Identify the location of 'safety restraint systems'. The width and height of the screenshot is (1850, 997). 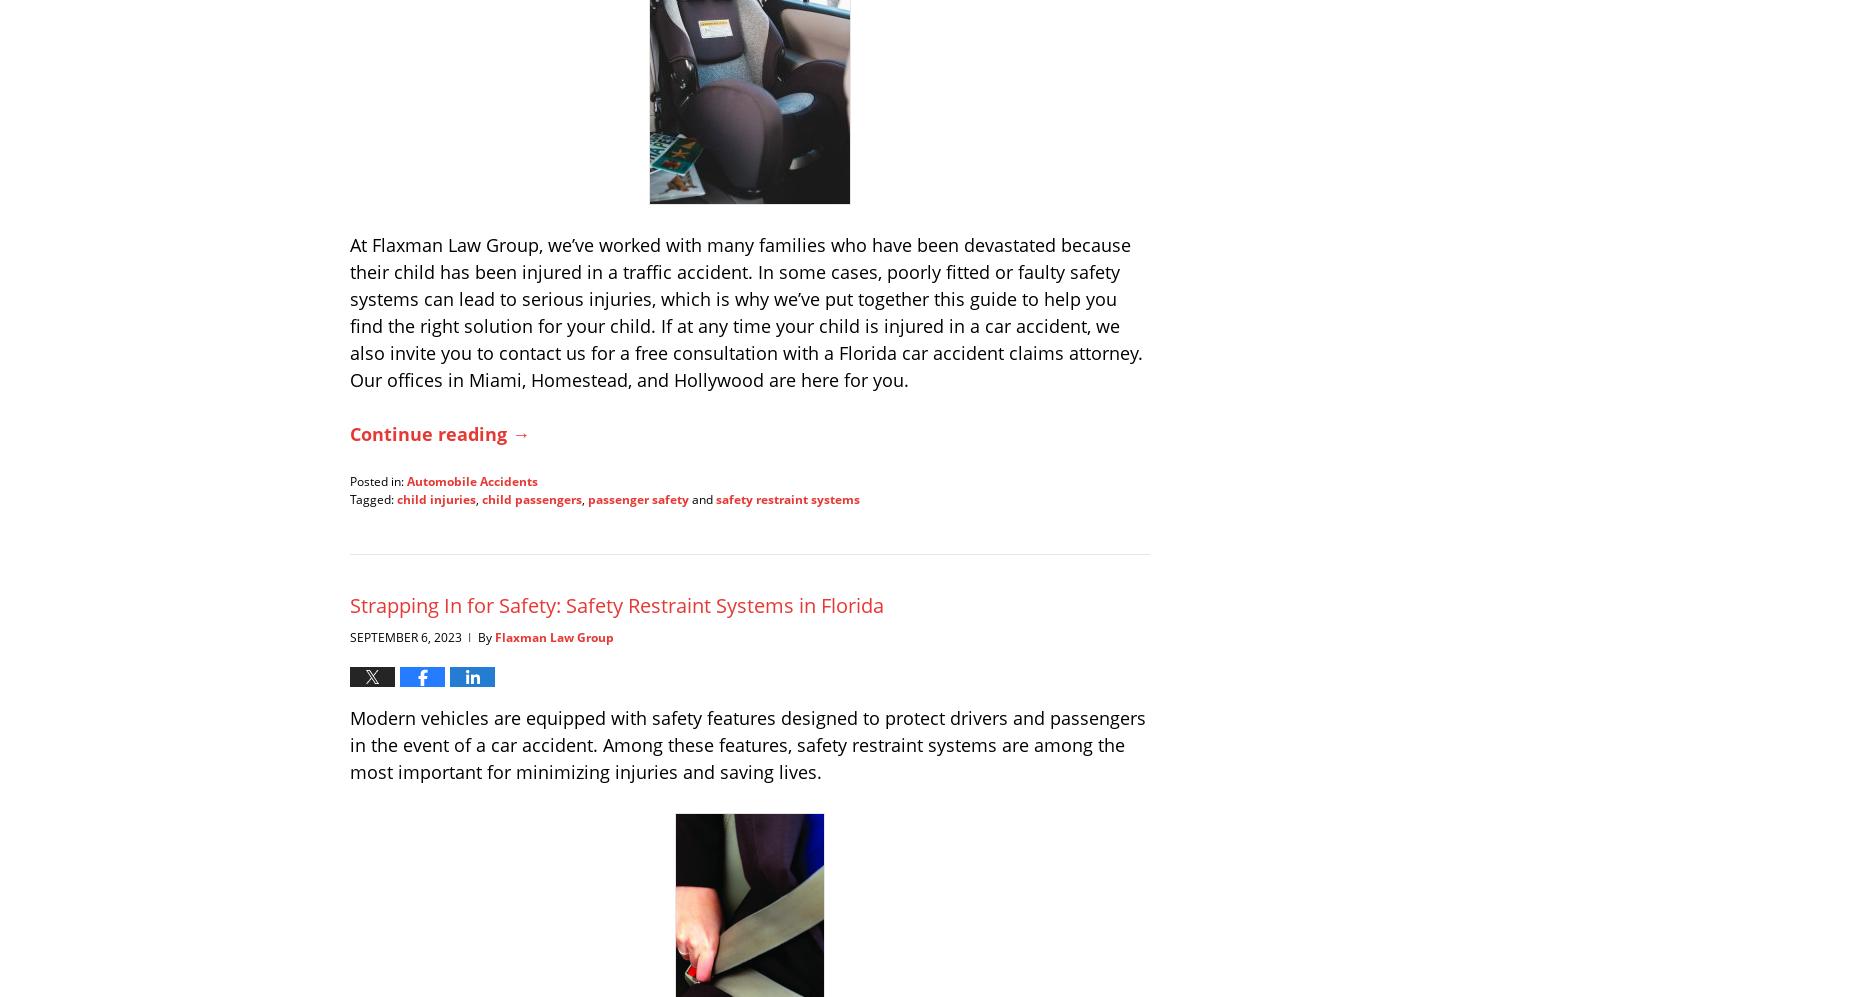
(787, 498).